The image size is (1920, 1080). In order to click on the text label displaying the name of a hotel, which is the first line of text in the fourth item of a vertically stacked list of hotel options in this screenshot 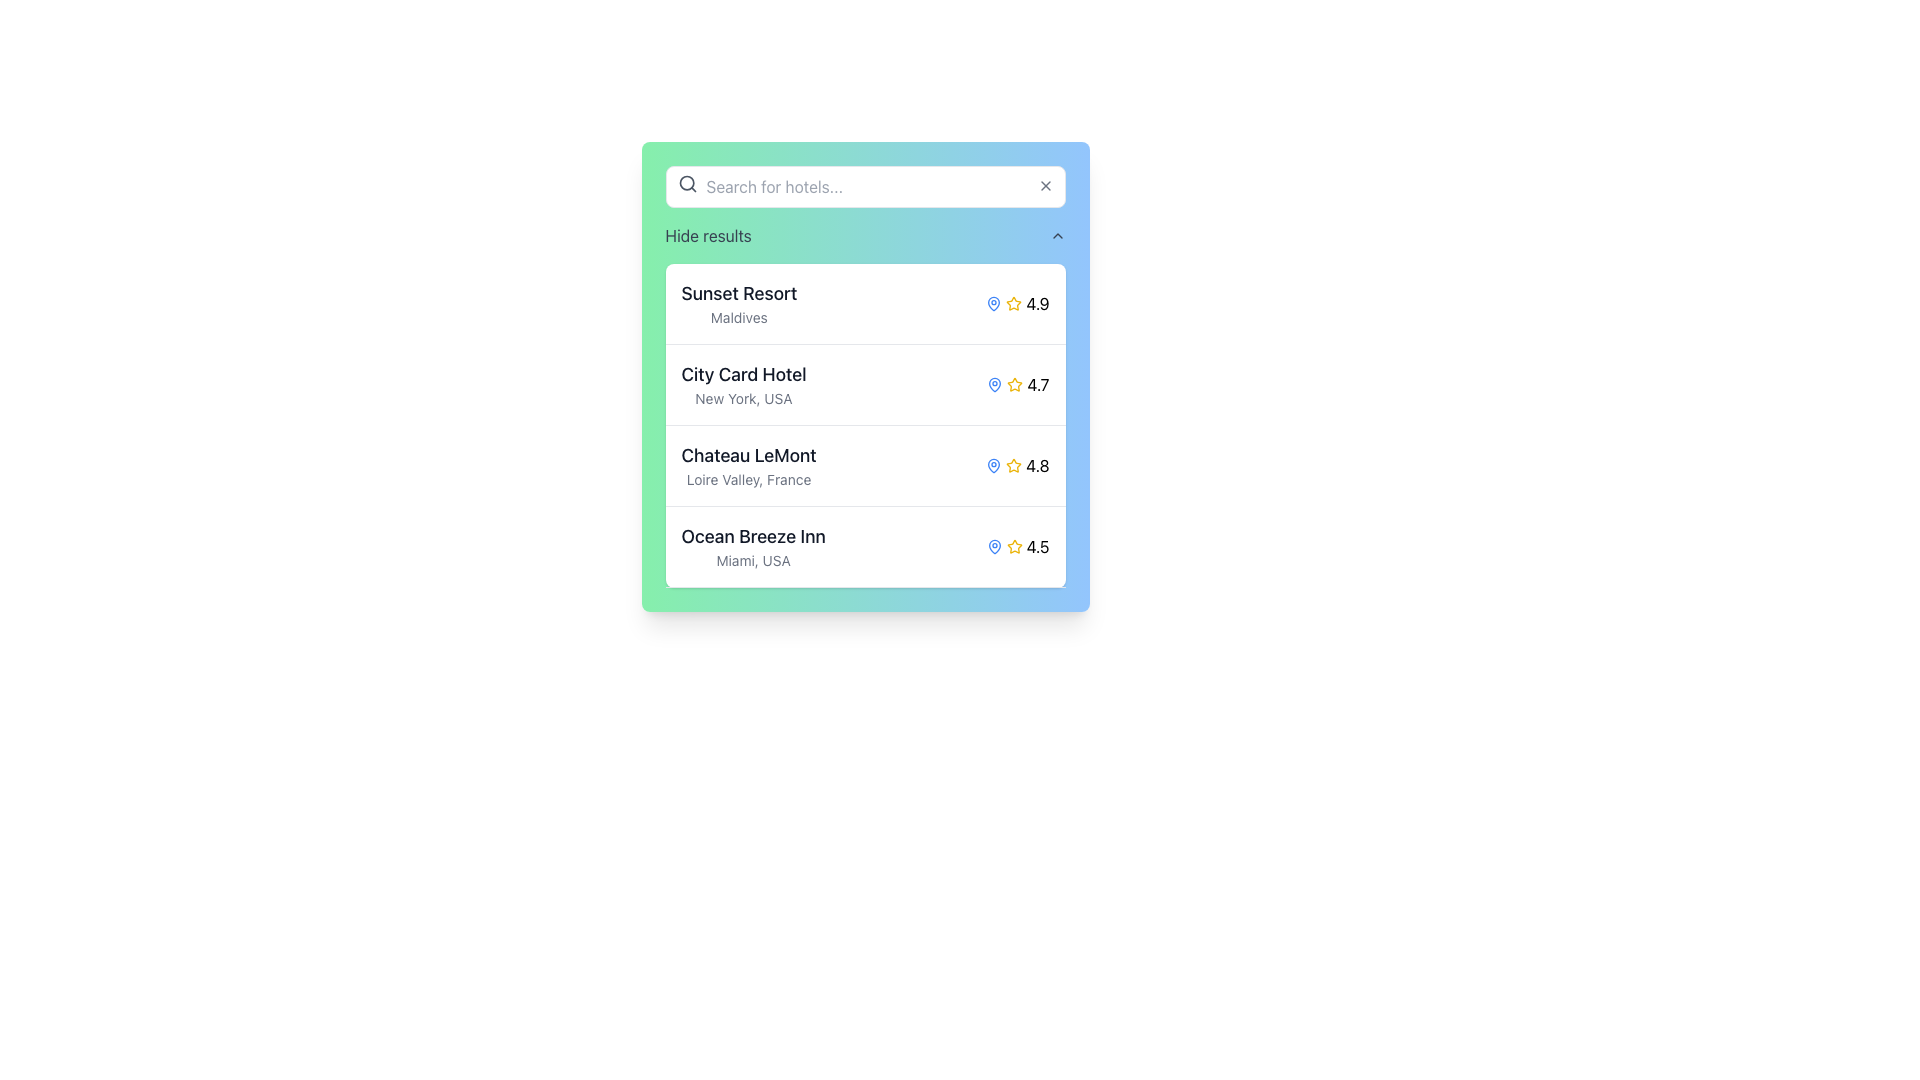, I will do `click(752, 535)`.